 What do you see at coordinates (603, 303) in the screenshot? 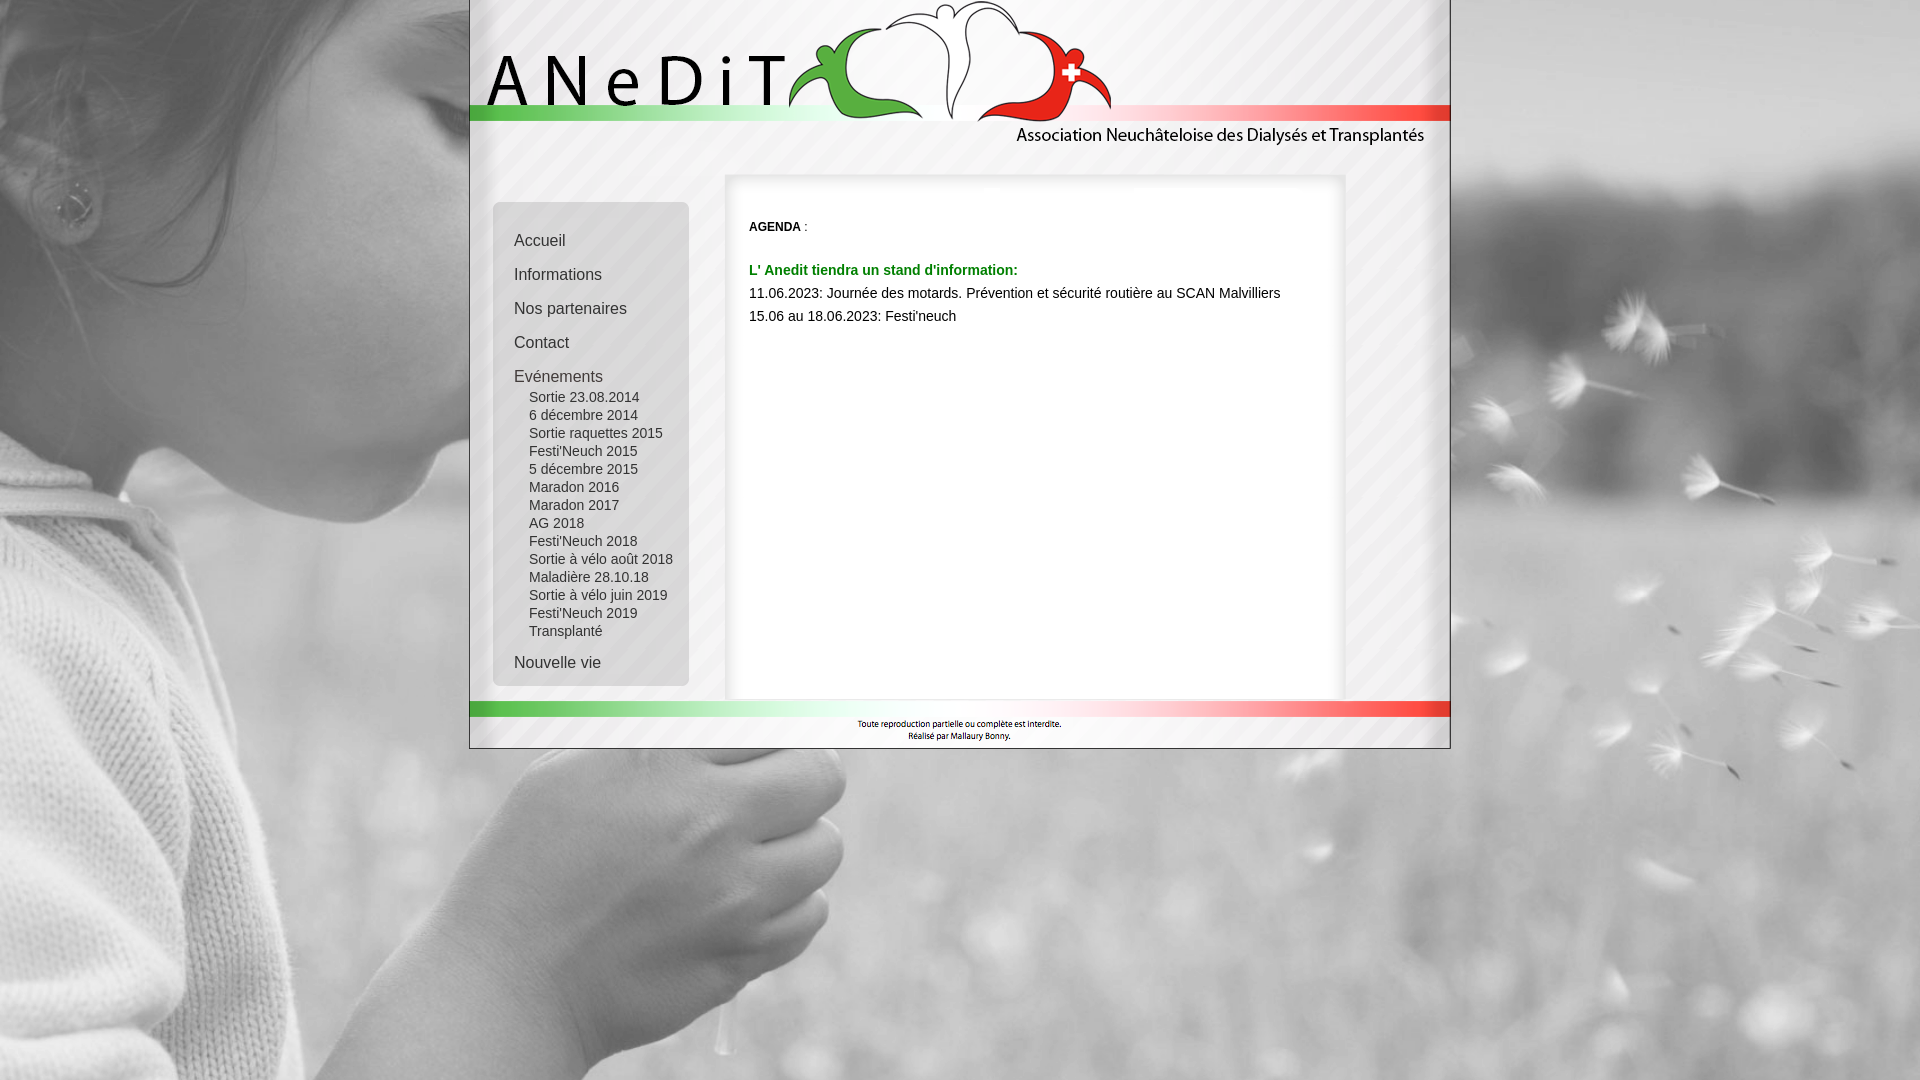
I see `'Nos partenaires'` at bounding box center [603, 303].